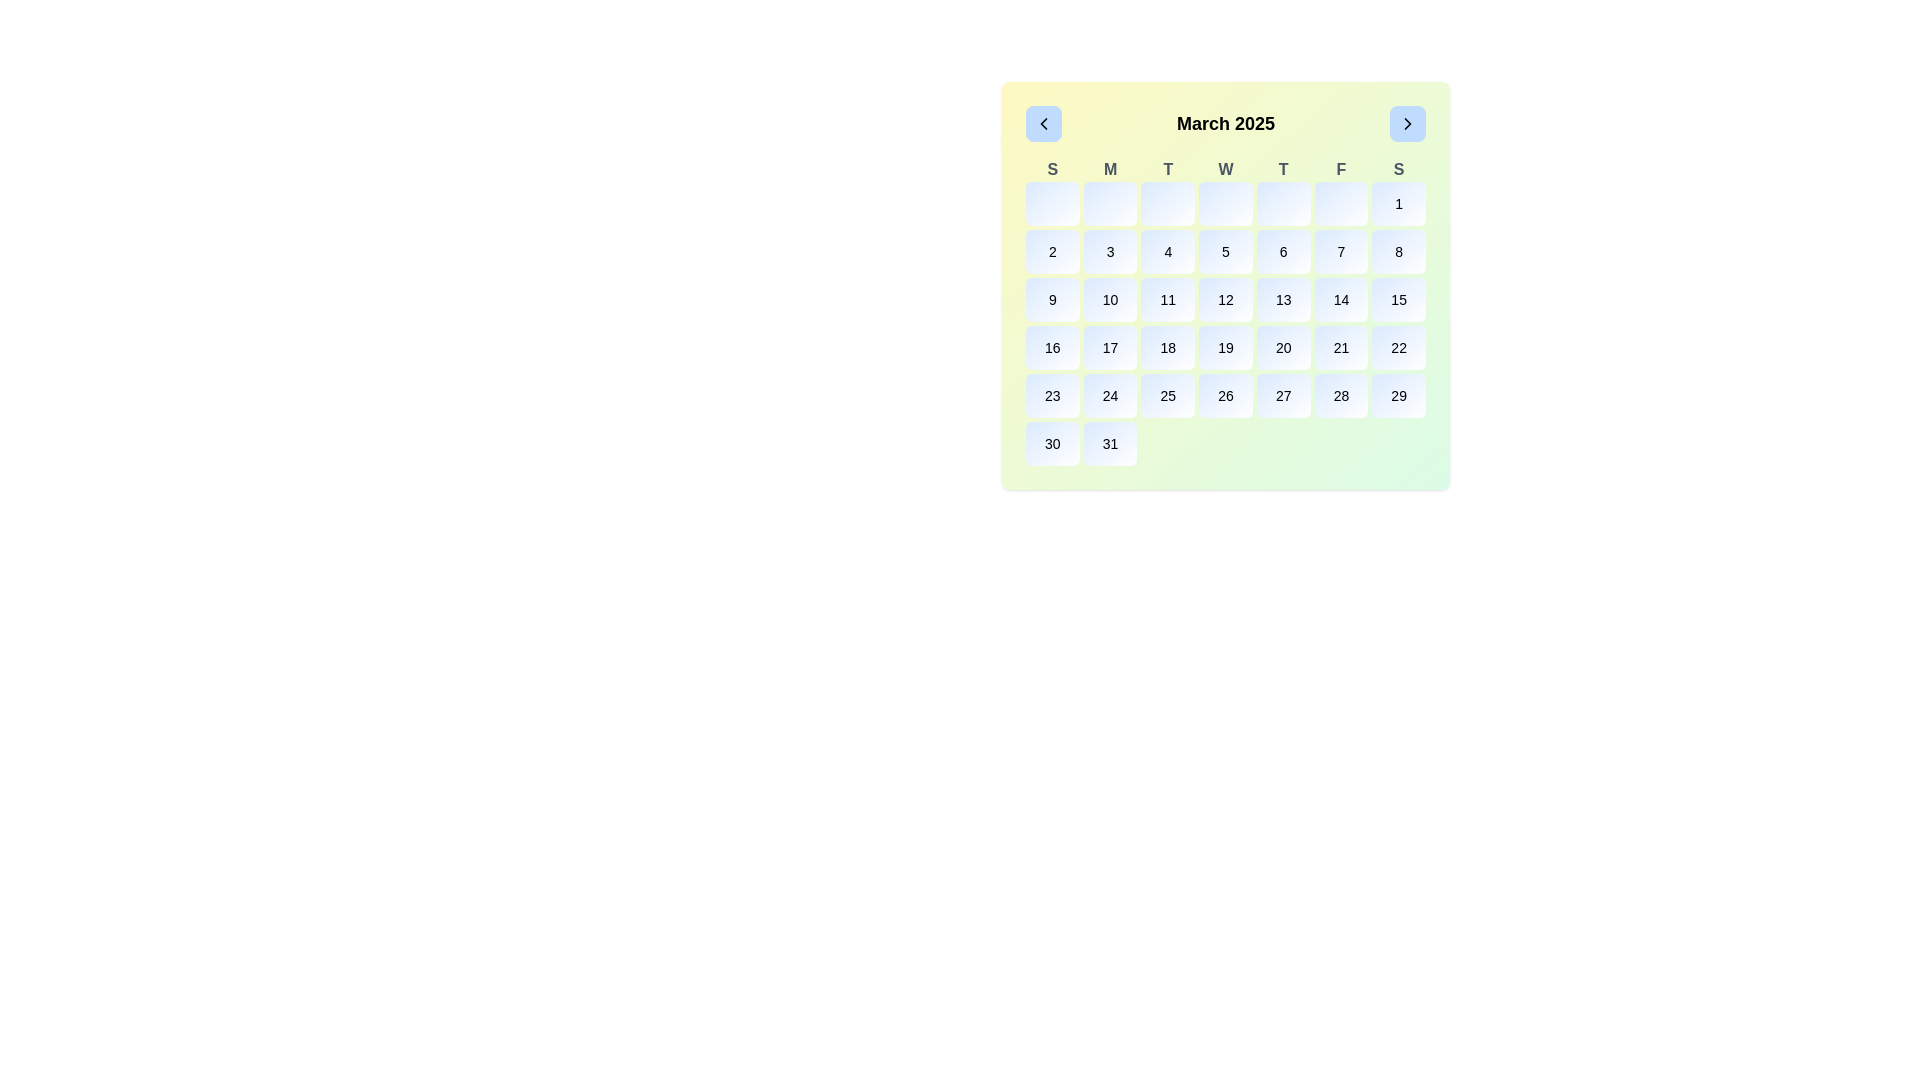 The height and width of the screenshot is (1080, 1920). Describe the element at coordinates (1398, 204) in the screenshot. I see `the clickable calendar day box representing the first day of the month, which is styled with a rounded aesthetic and a gradient background transitioning from blue to white, containing the number '1' in black` at that location.